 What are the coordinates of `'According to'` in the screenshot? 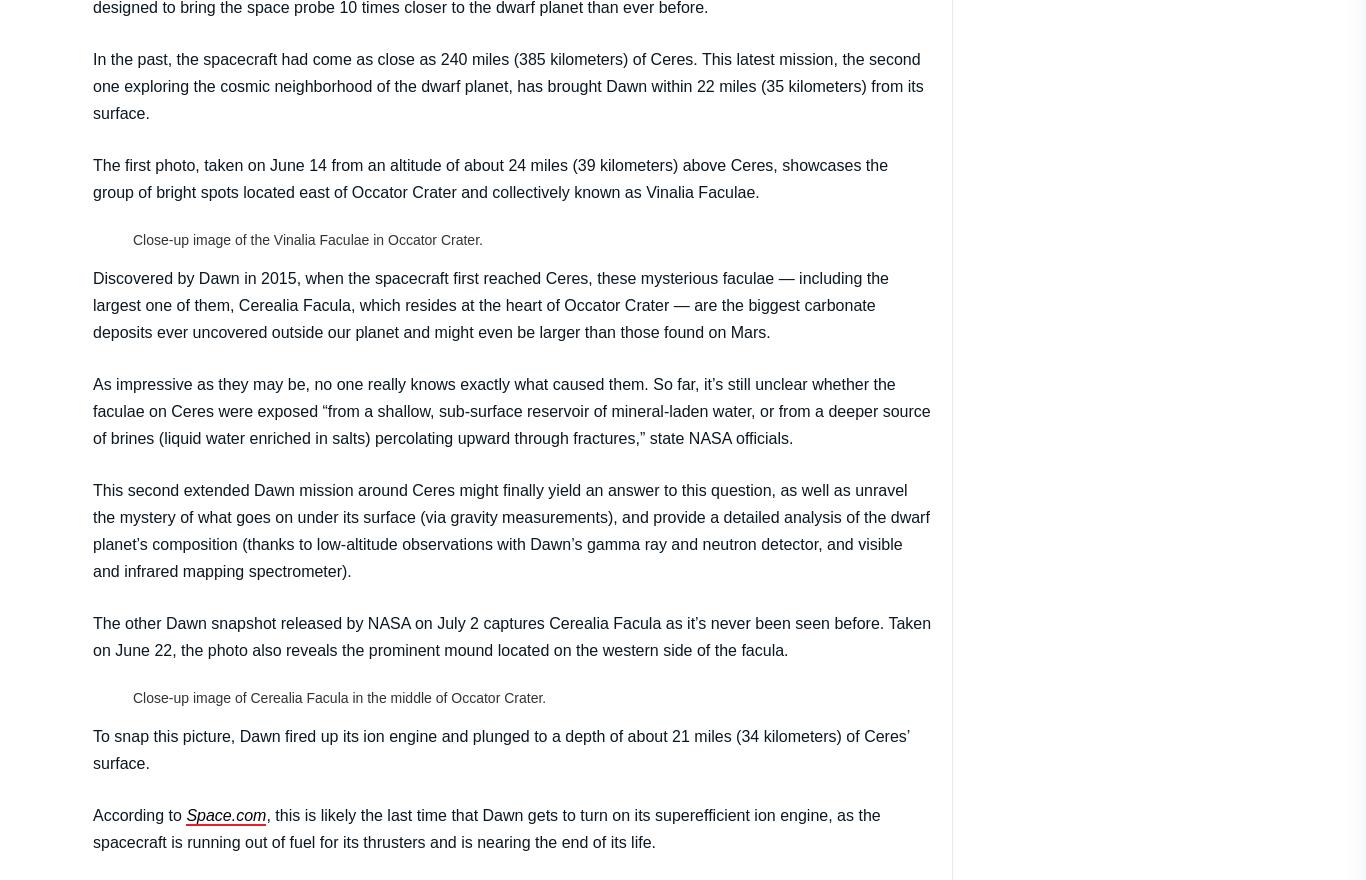 It's located at (138, 813).